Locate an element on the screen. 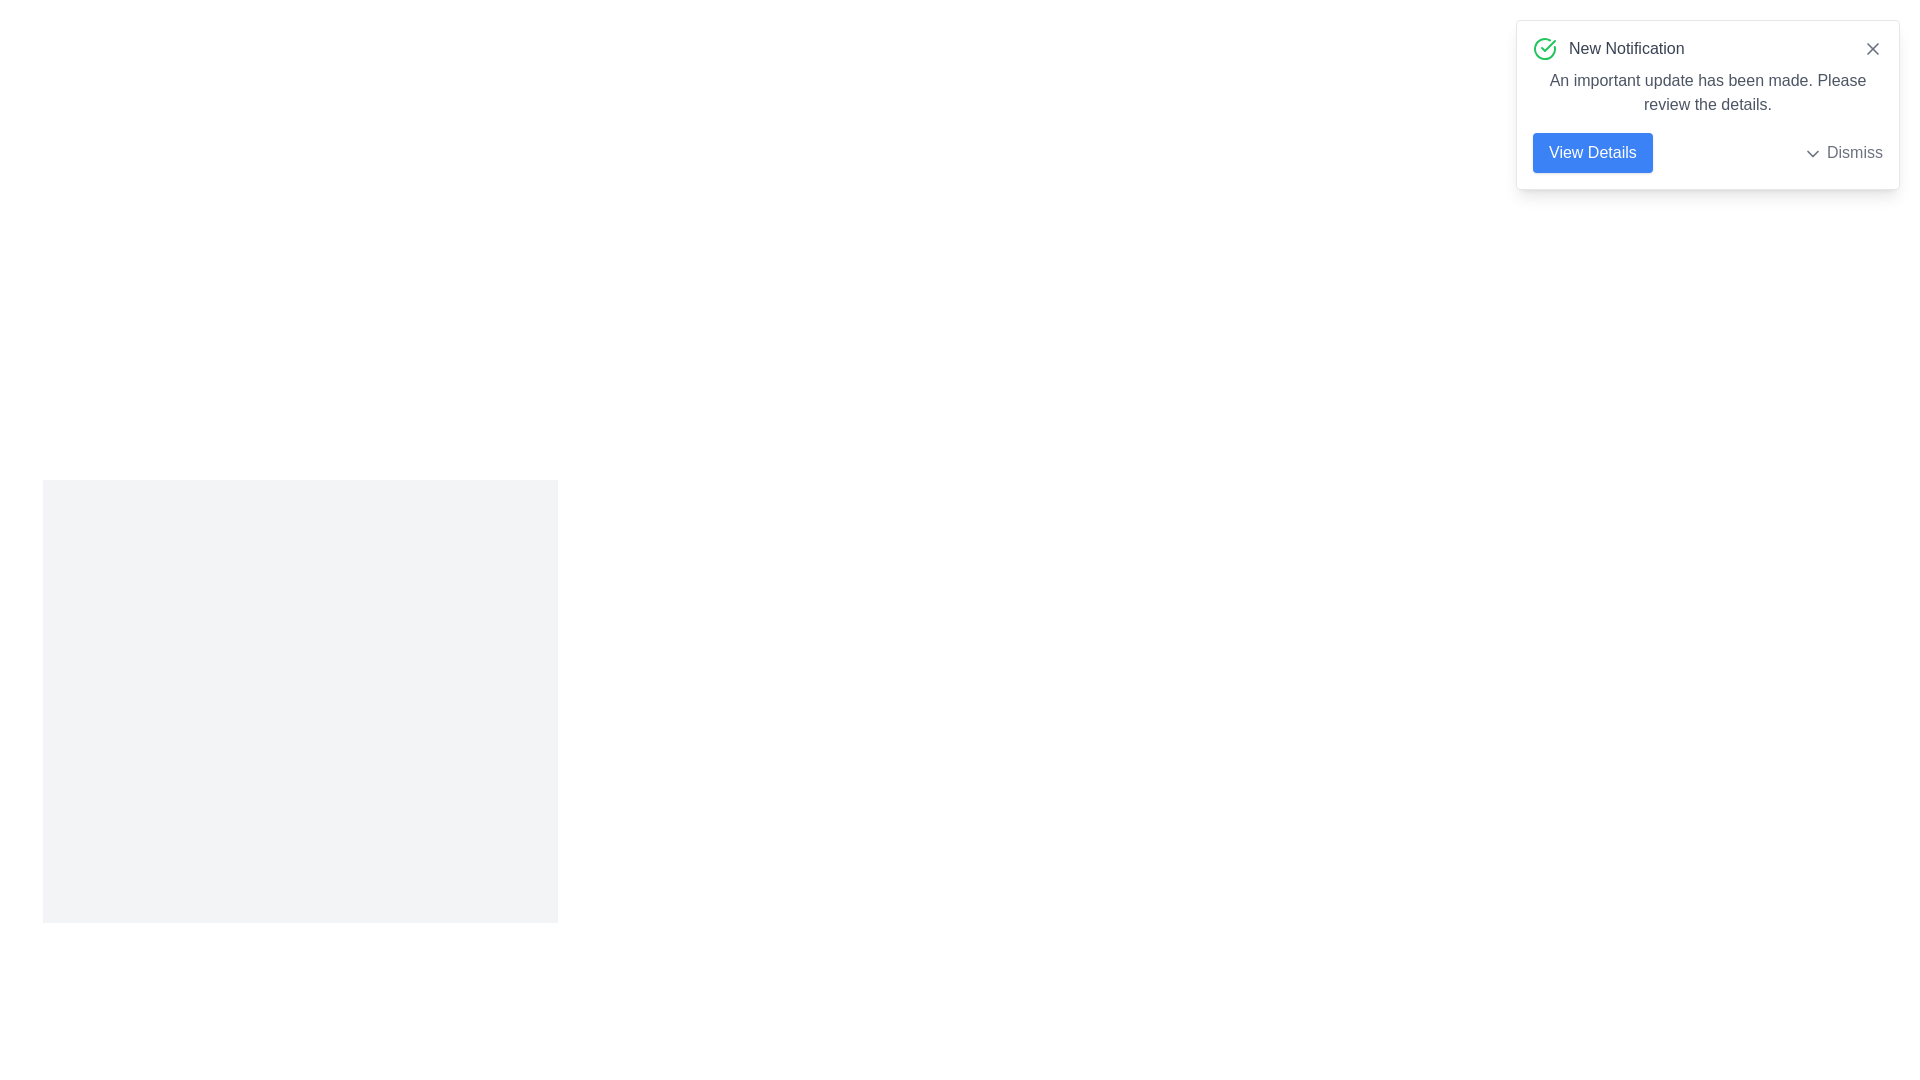  the 'View Details' button is located at coordinates (1591, 152).